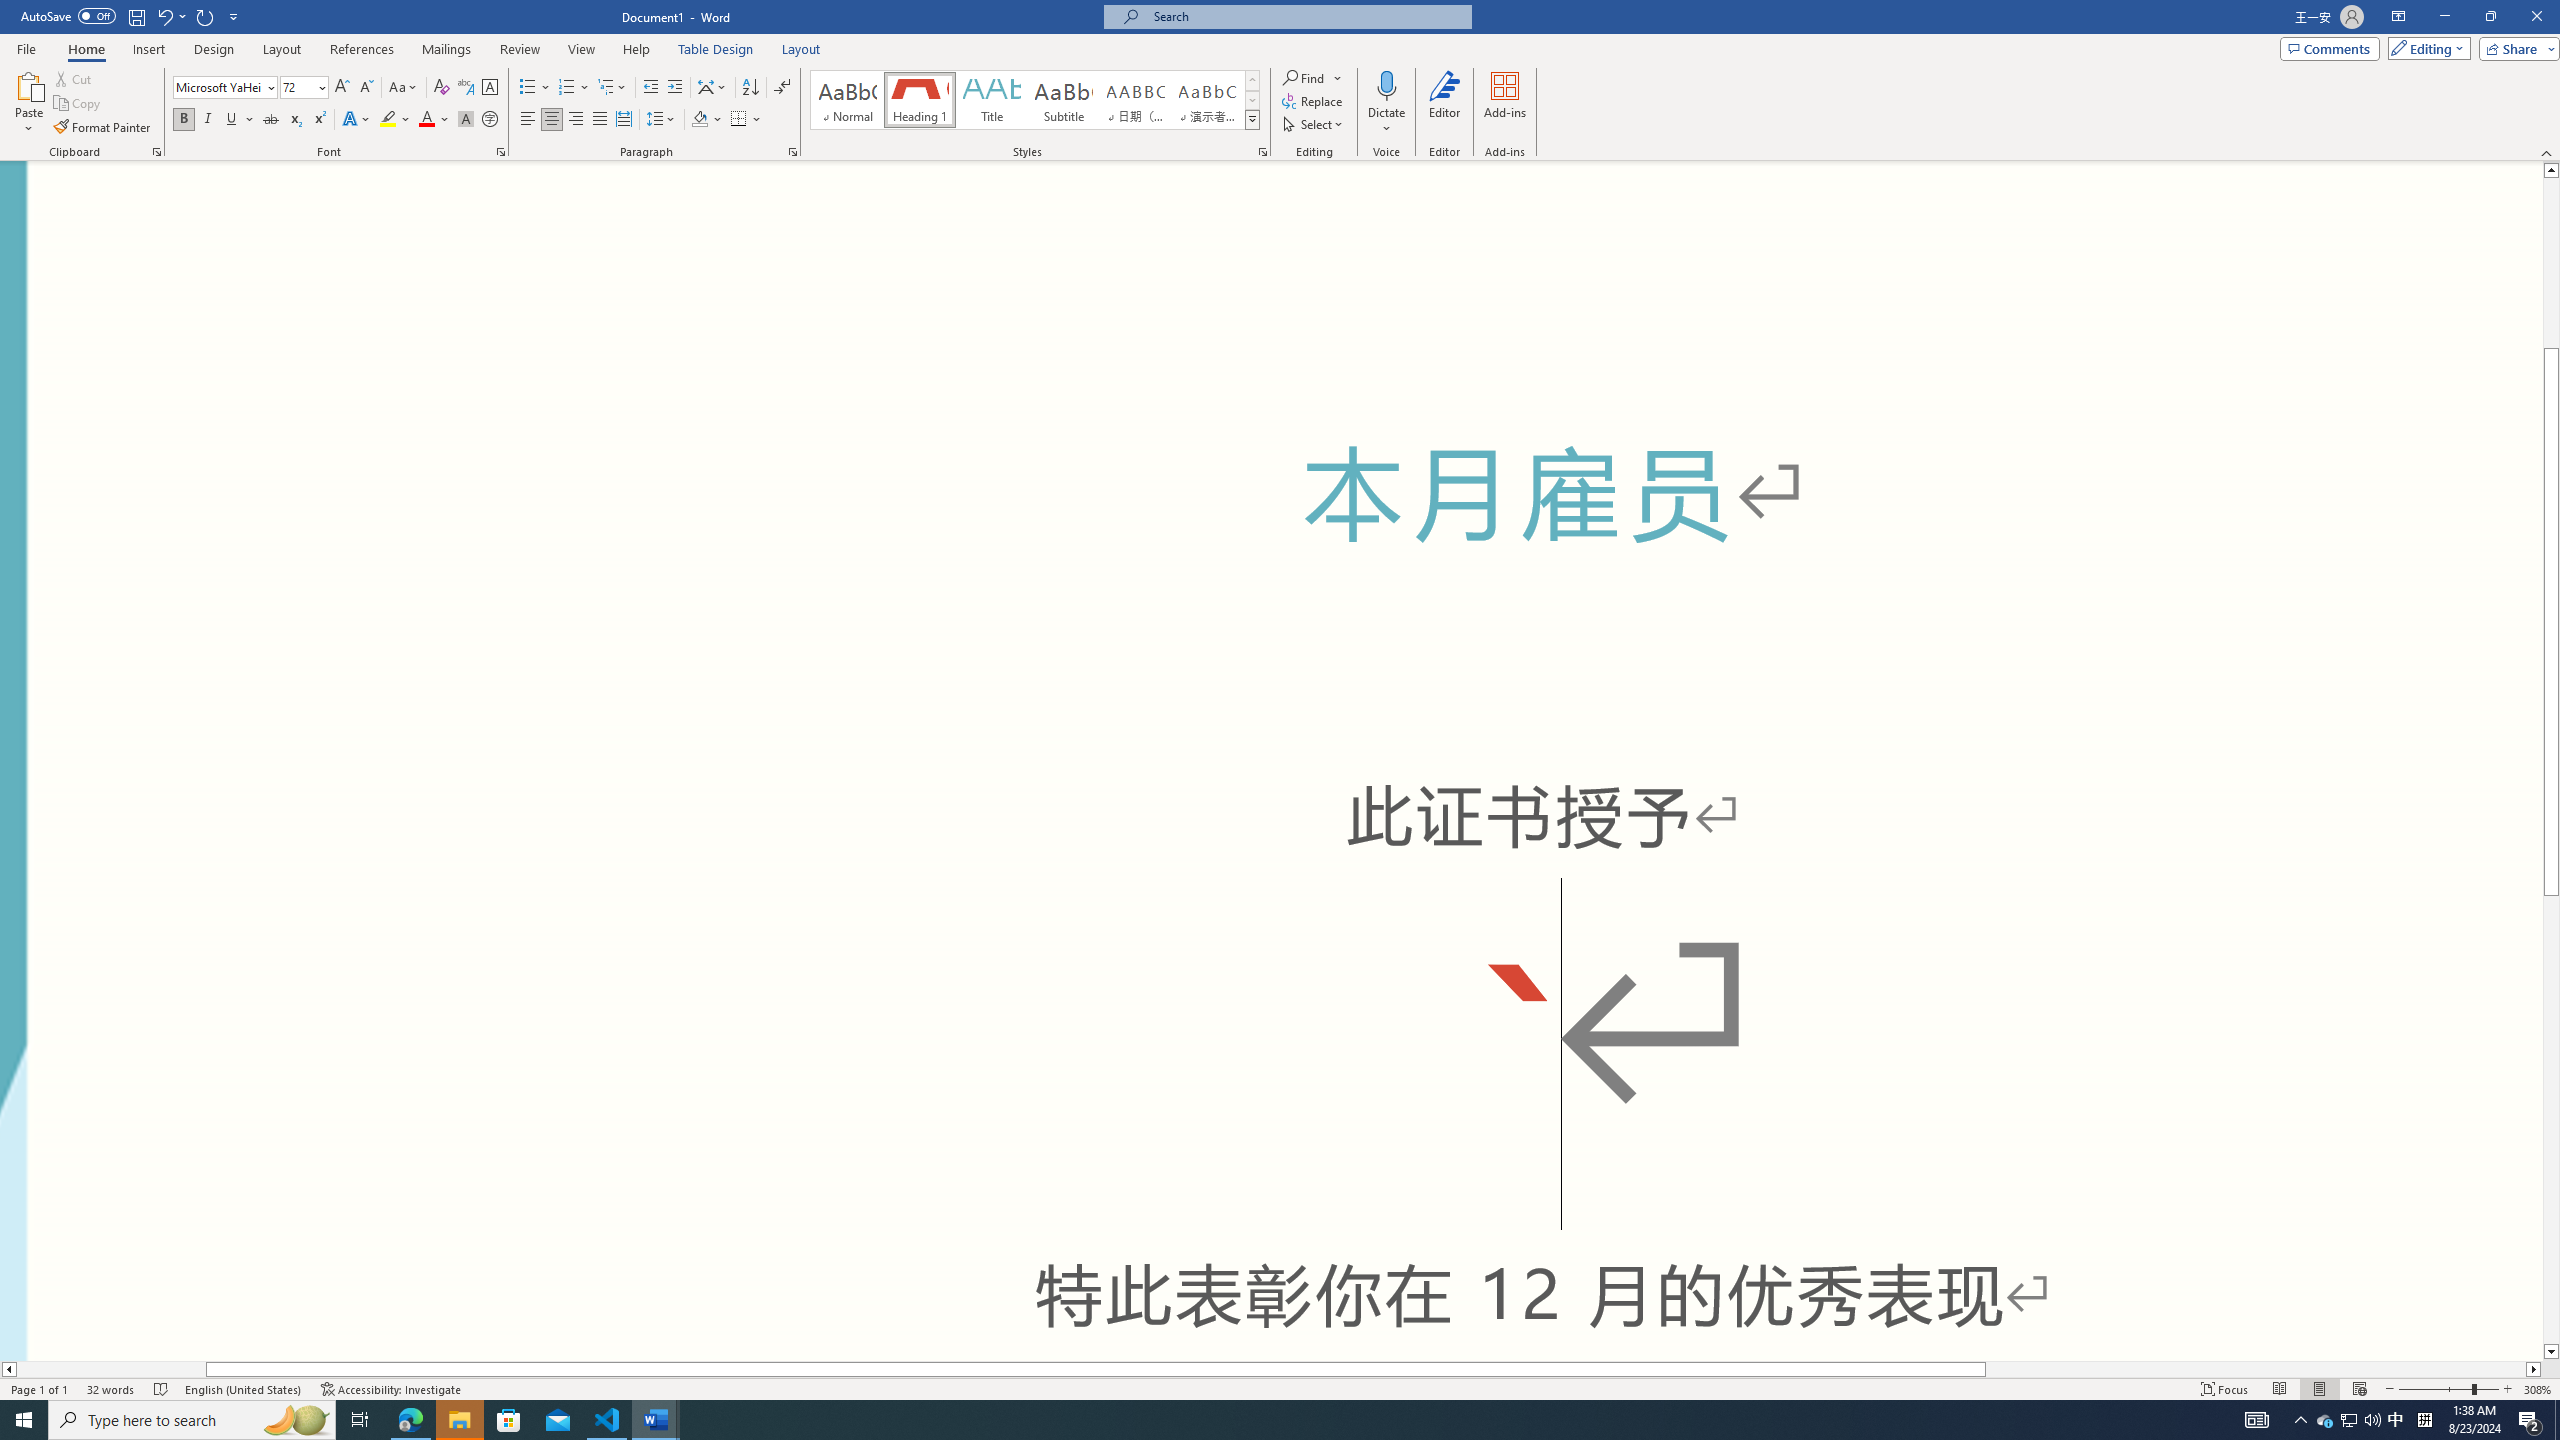 The image size is (2560, 1440). I want to click on 'Line down', so click(2551, 1351).